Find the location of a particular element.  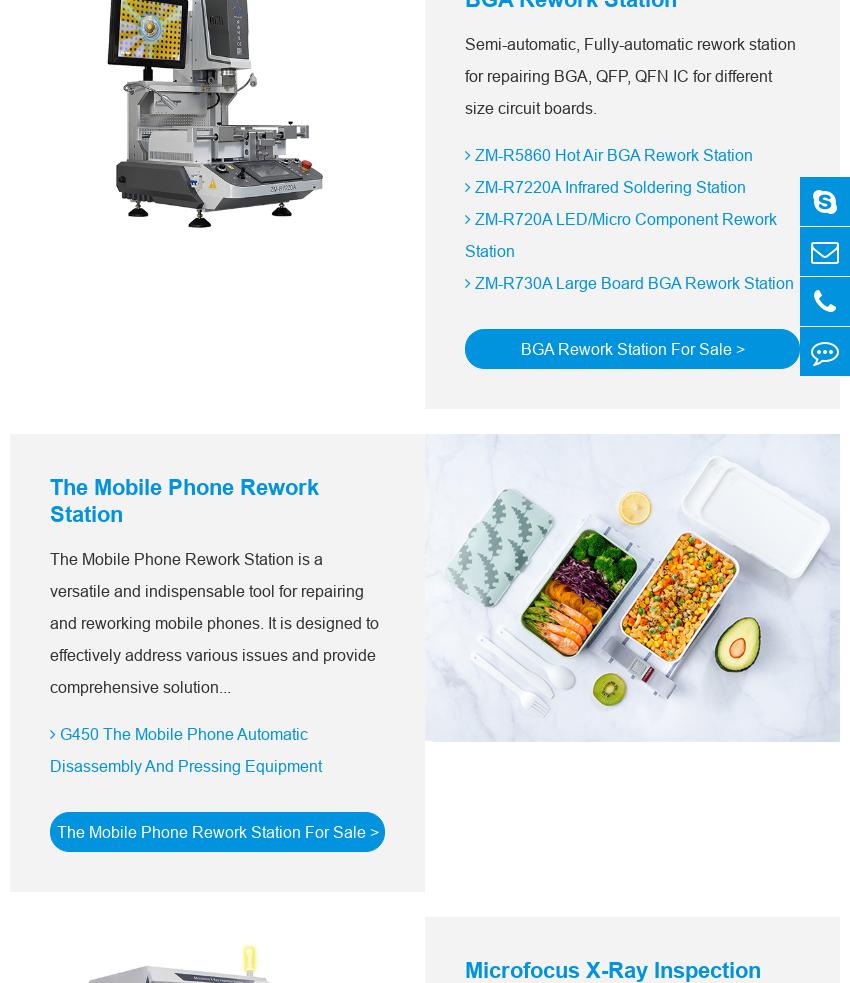

'BGA Rework Station For Sale >' is located at coordinates (630, 347).